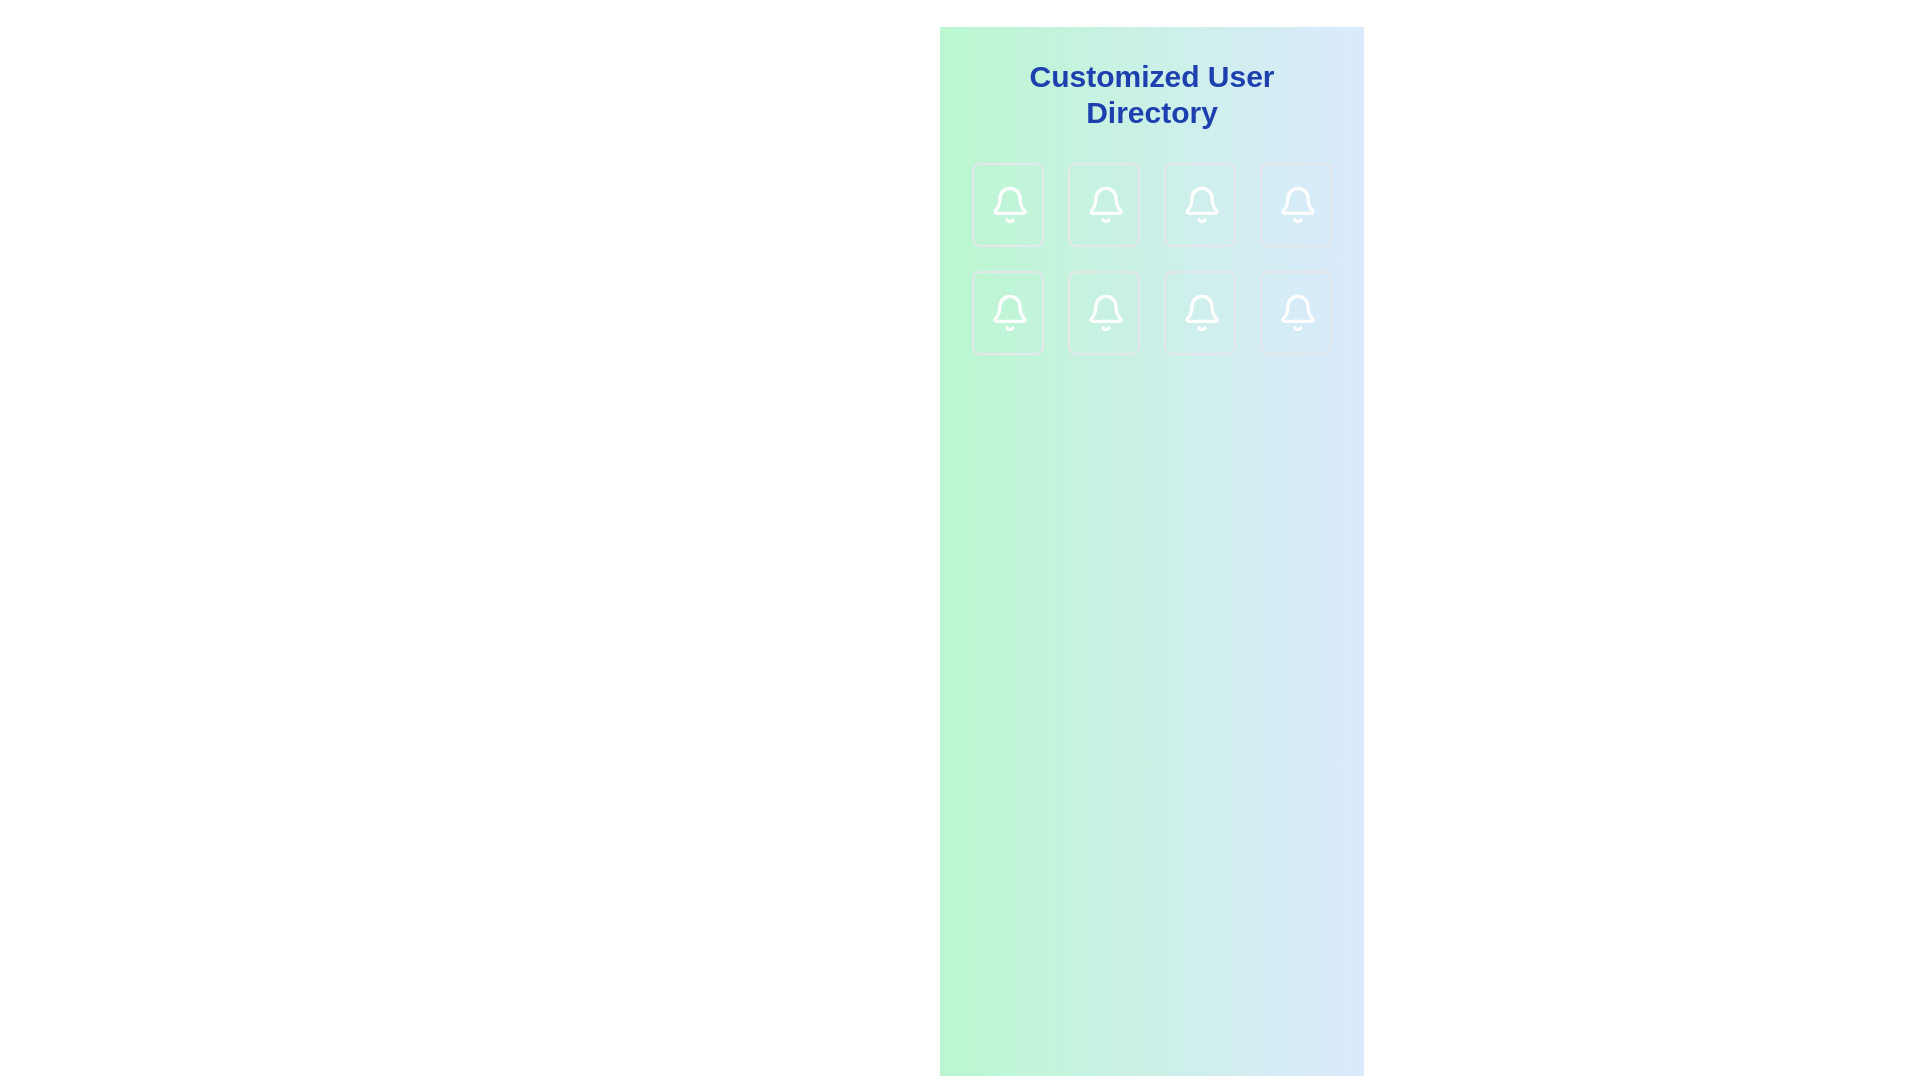 The width and height of the screenshot is (1920, 1080). I want to click on the bell-shaped icon, so click(1104, 308).